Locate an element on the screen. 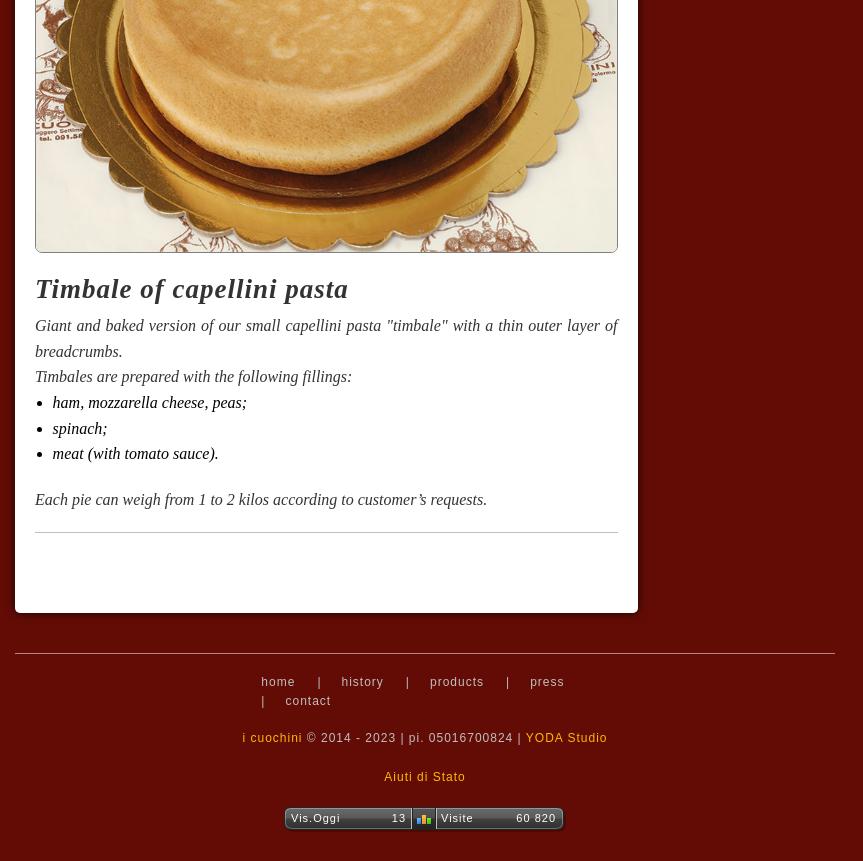  'YODA Studio' is located at coordinates (566, 736).